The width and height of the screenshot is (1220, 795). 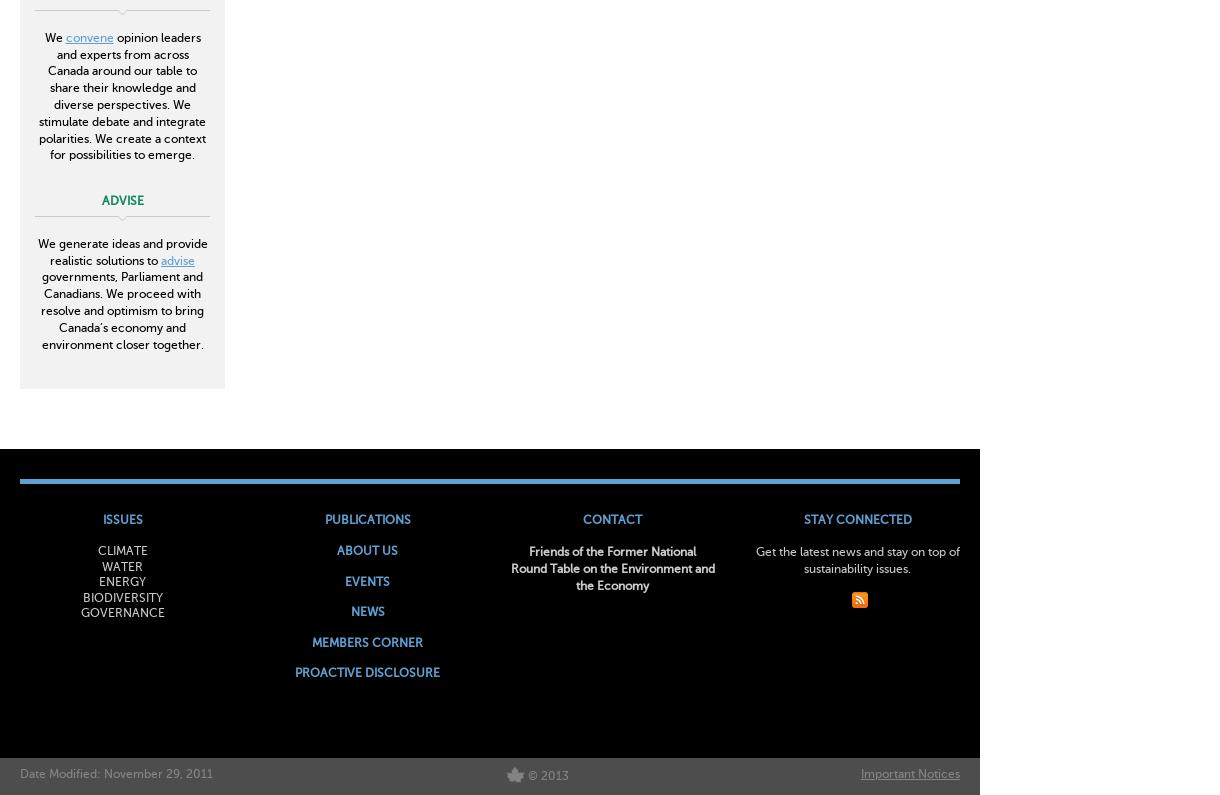 What do you see at coordinates (100, 566) in the screenshot?
I see `'WATER'` at bounding box center [100, 566].